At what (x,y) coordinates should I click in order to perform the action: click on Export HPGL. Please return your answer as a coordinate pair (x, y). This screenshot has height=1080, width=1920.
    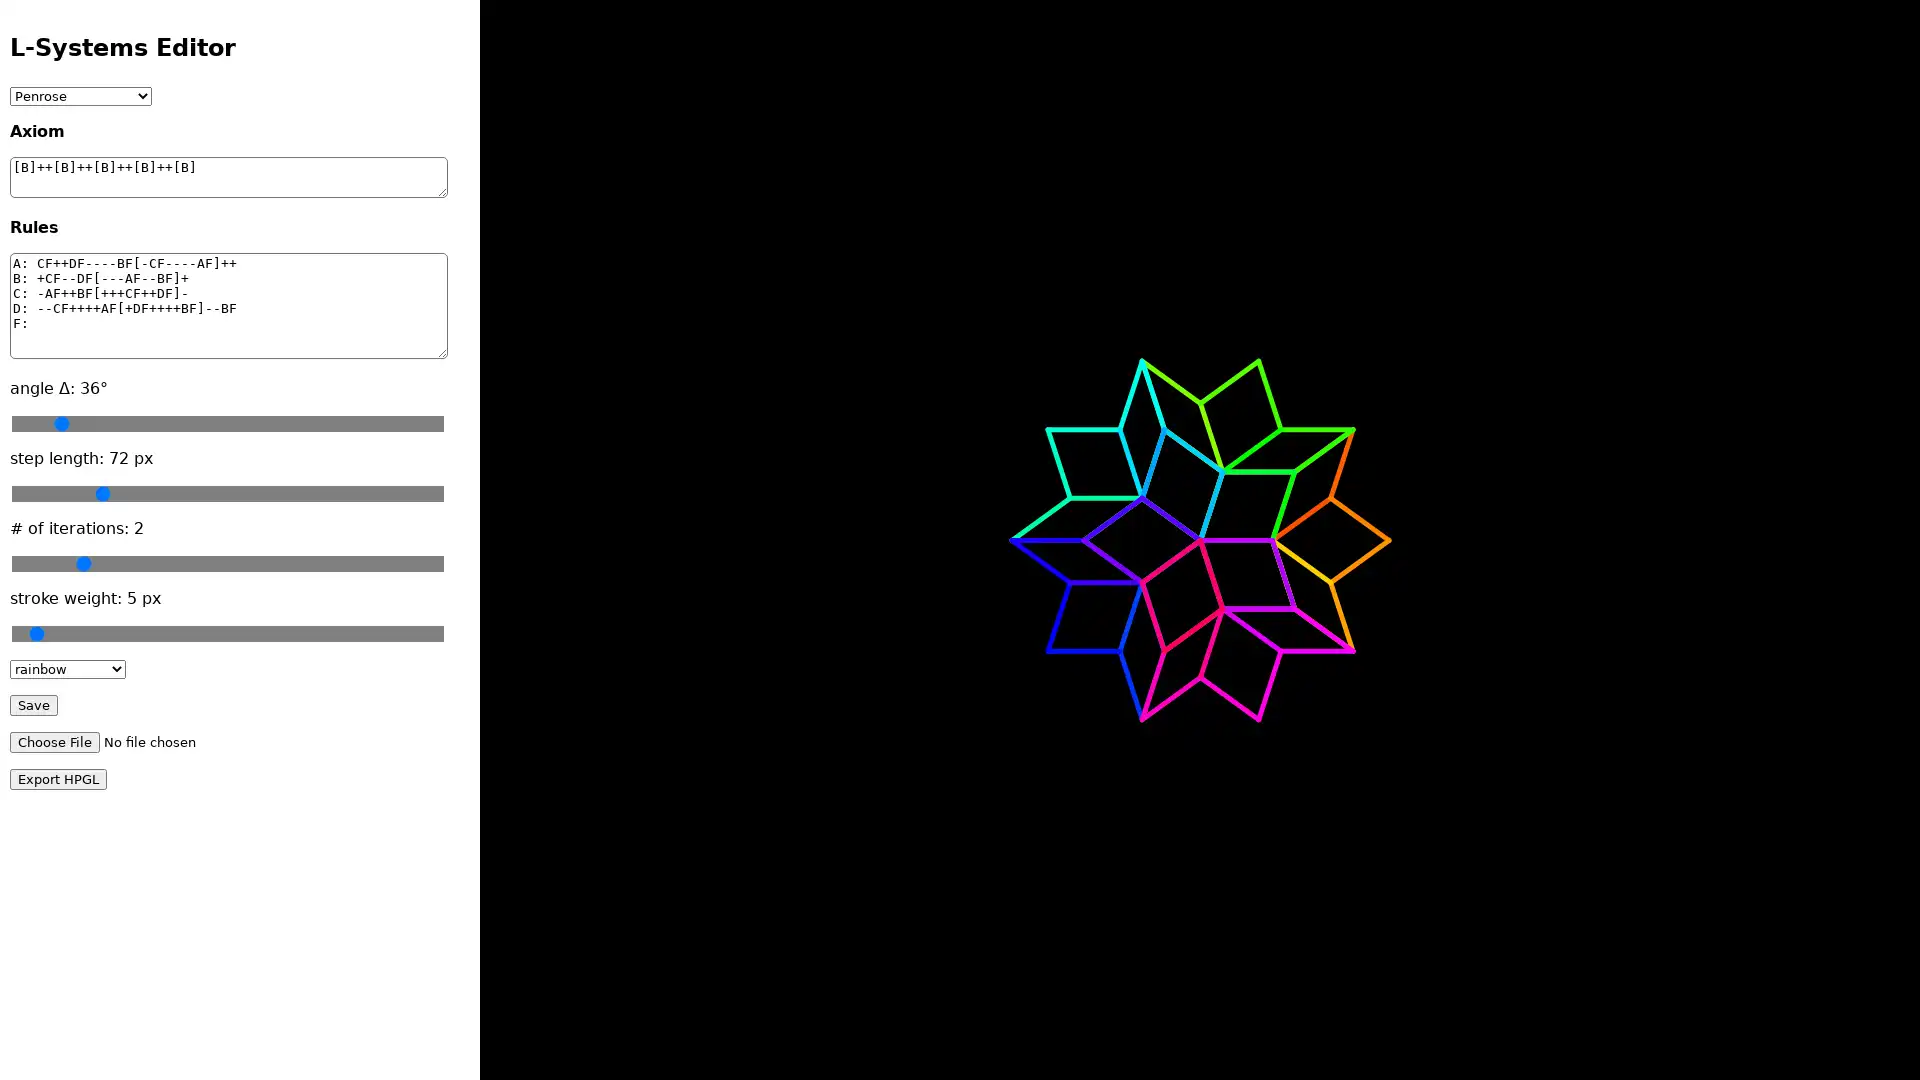
    Looking at the image, I should click on (58, 778).